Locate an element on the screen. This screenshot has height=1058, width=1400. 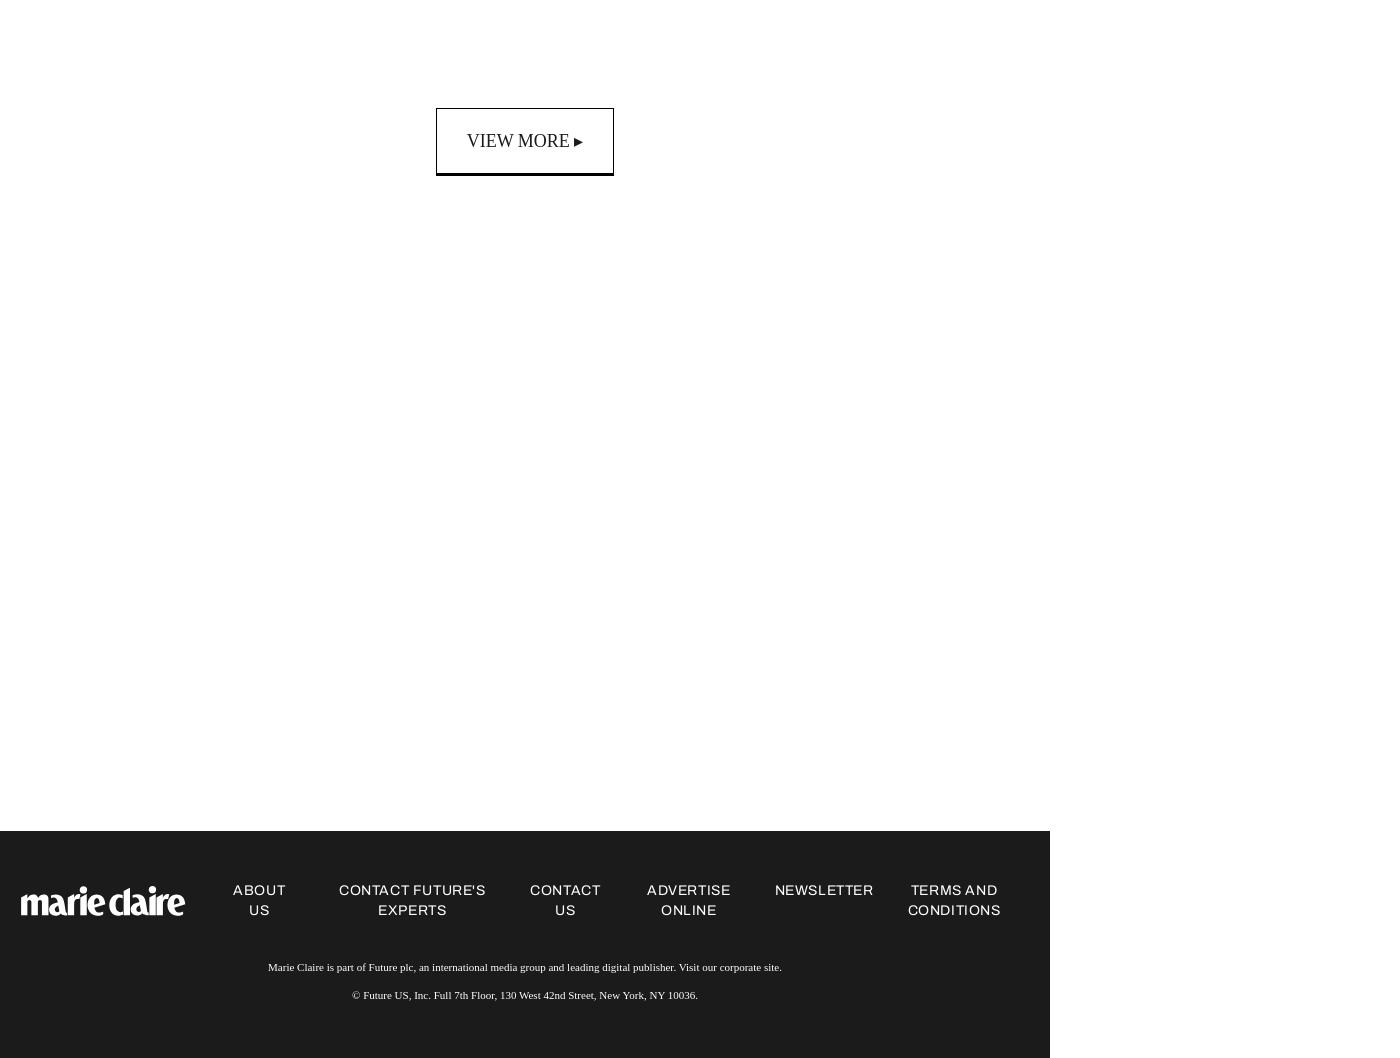
'Advertise Online' is located at coordinates (646, 900).